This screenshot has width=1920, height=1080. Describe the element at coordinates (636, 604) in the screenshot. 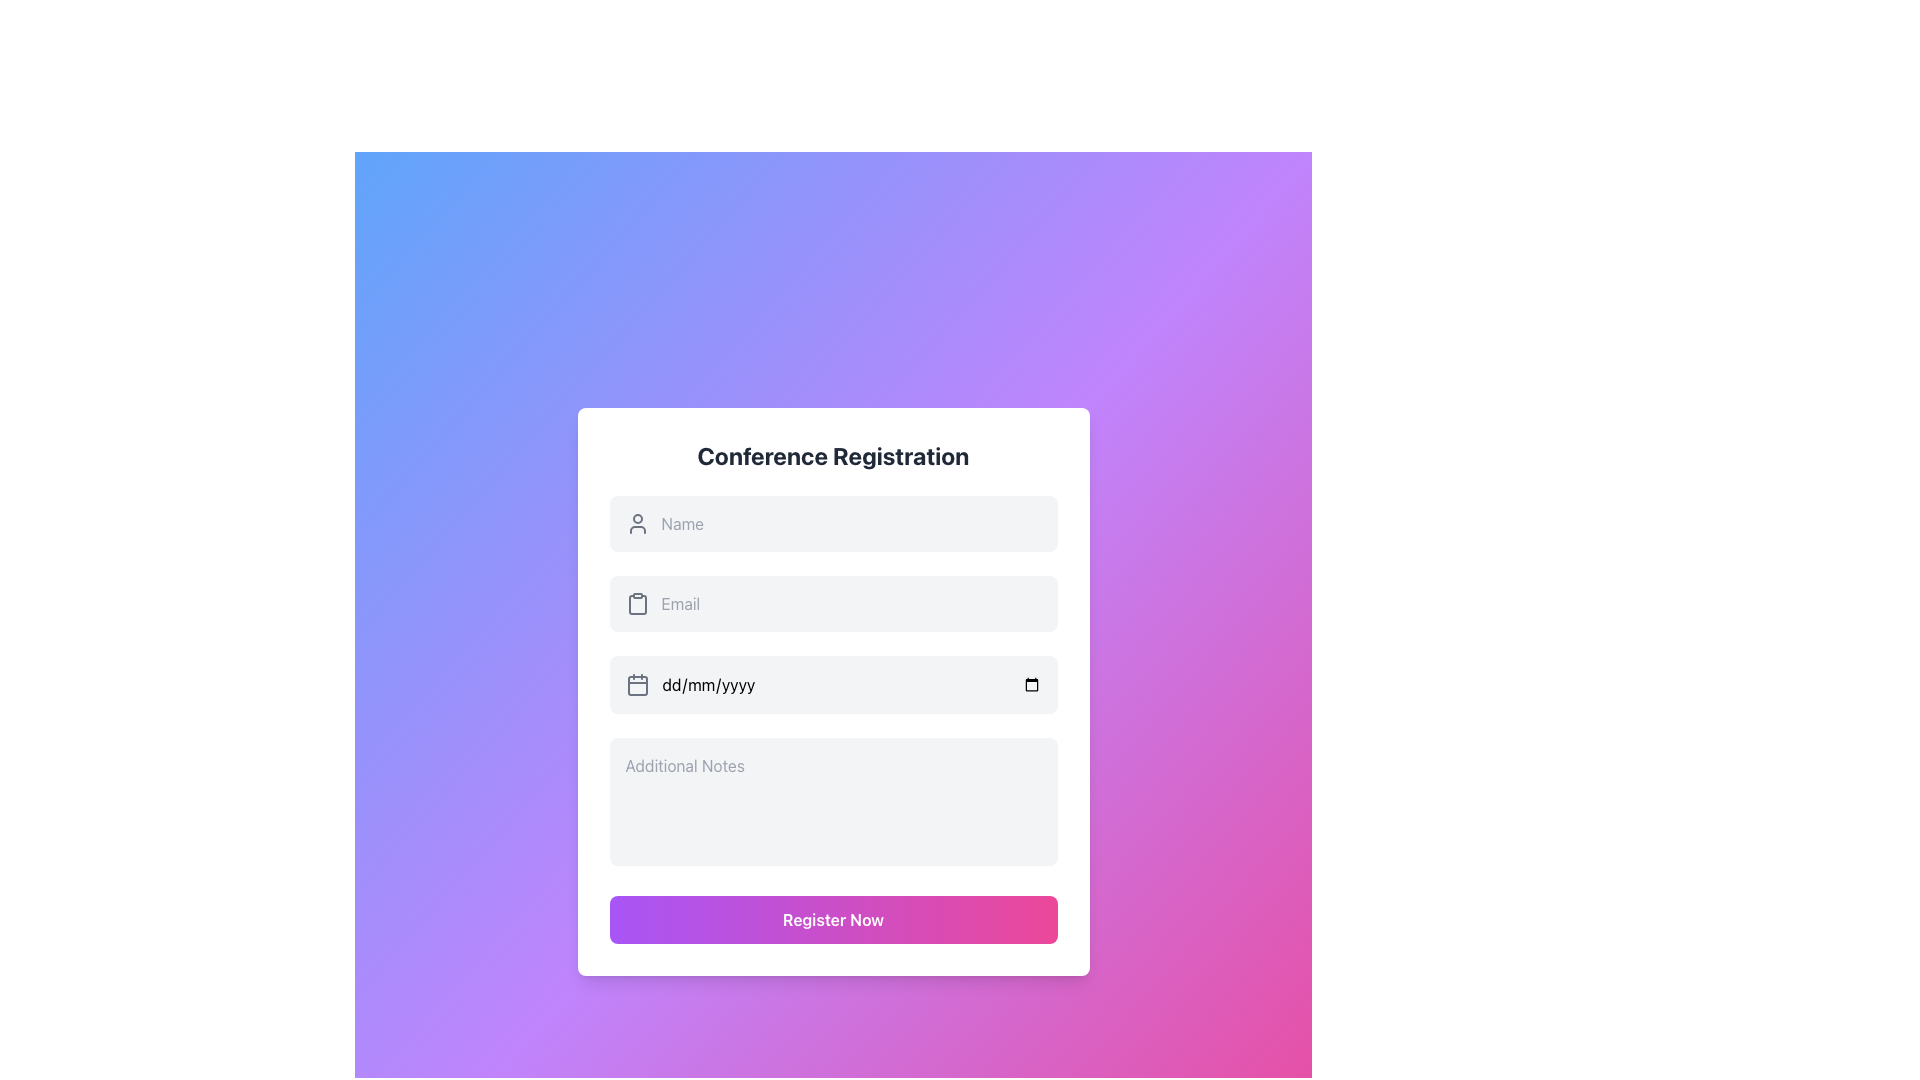

I see `the clipboard icon, which is a larger rectangular body located below the square header and to the left of the 'Email' text field` at that location.